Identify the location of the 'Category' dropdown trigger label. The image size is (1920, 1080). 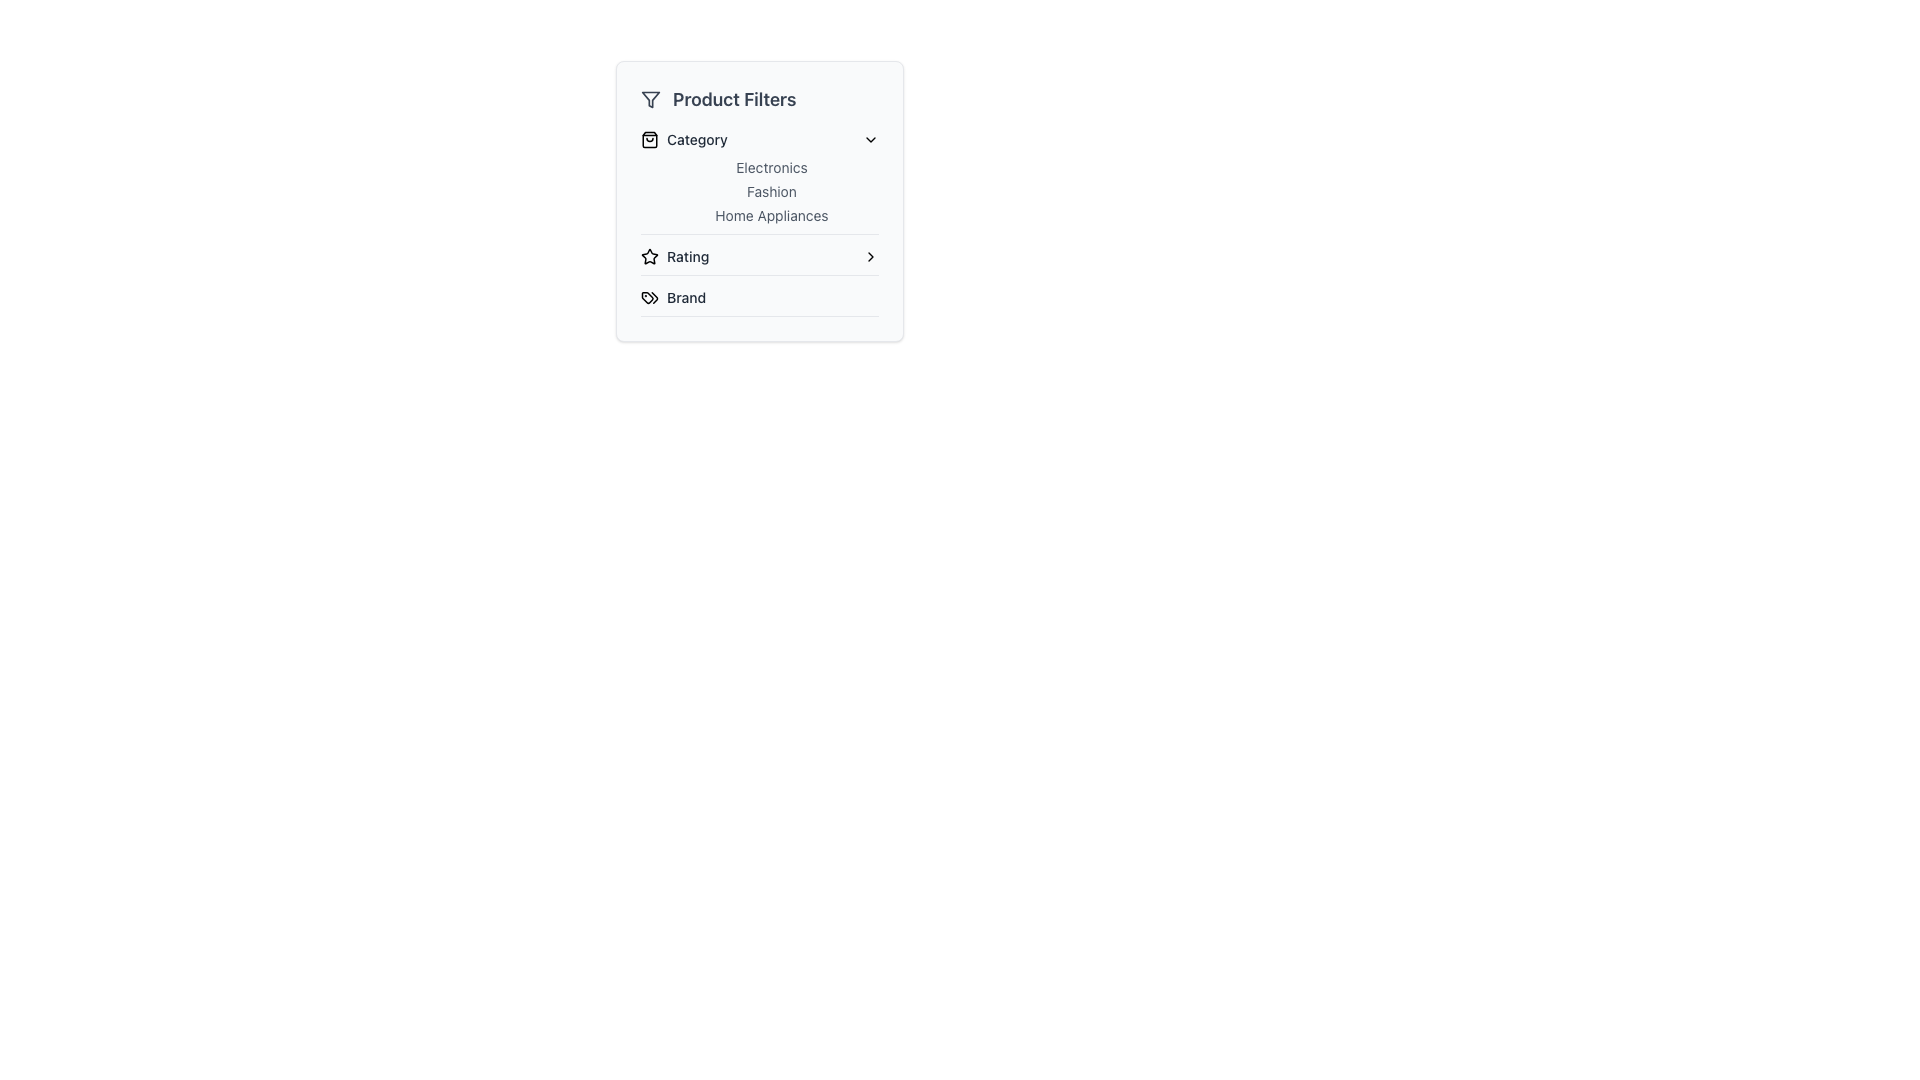
(684, 138).